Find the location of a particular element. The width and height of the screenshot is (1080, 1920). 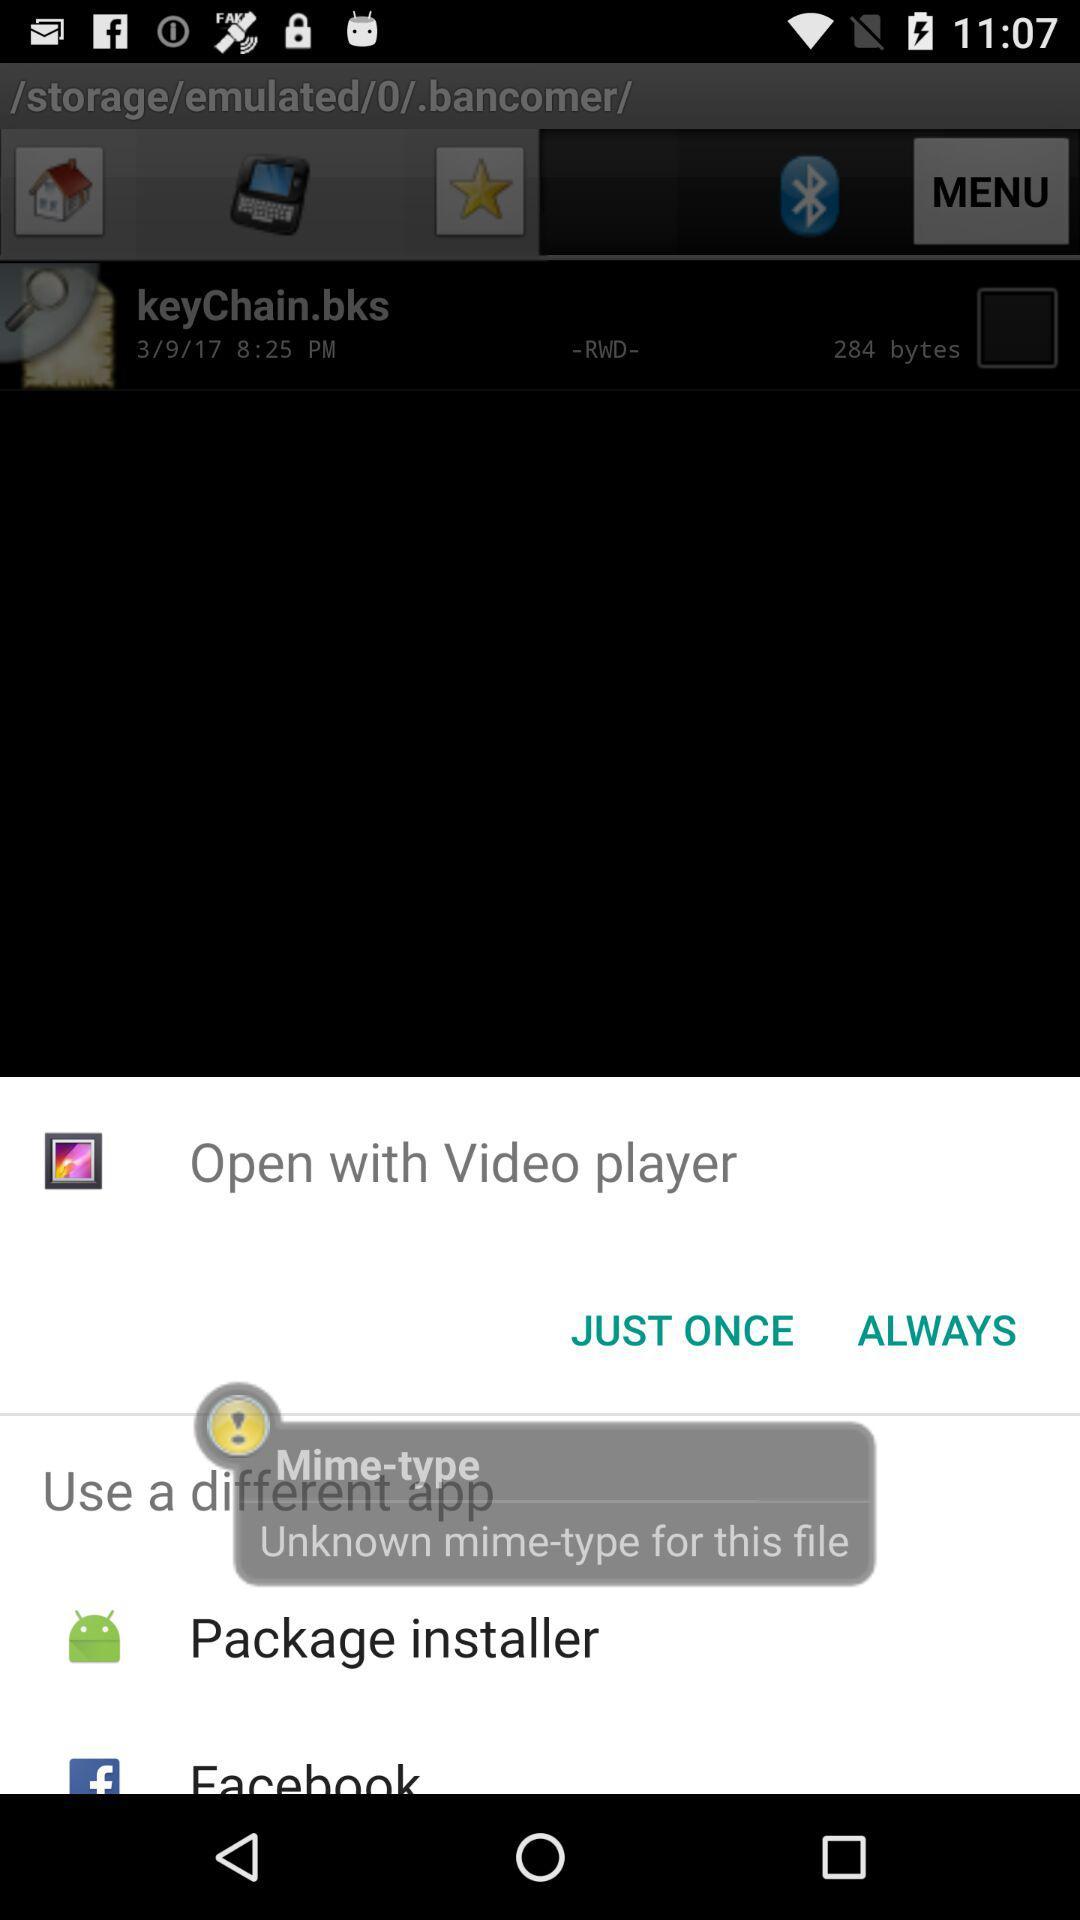

icon above package installer app is located at coordinates (540, 1489).